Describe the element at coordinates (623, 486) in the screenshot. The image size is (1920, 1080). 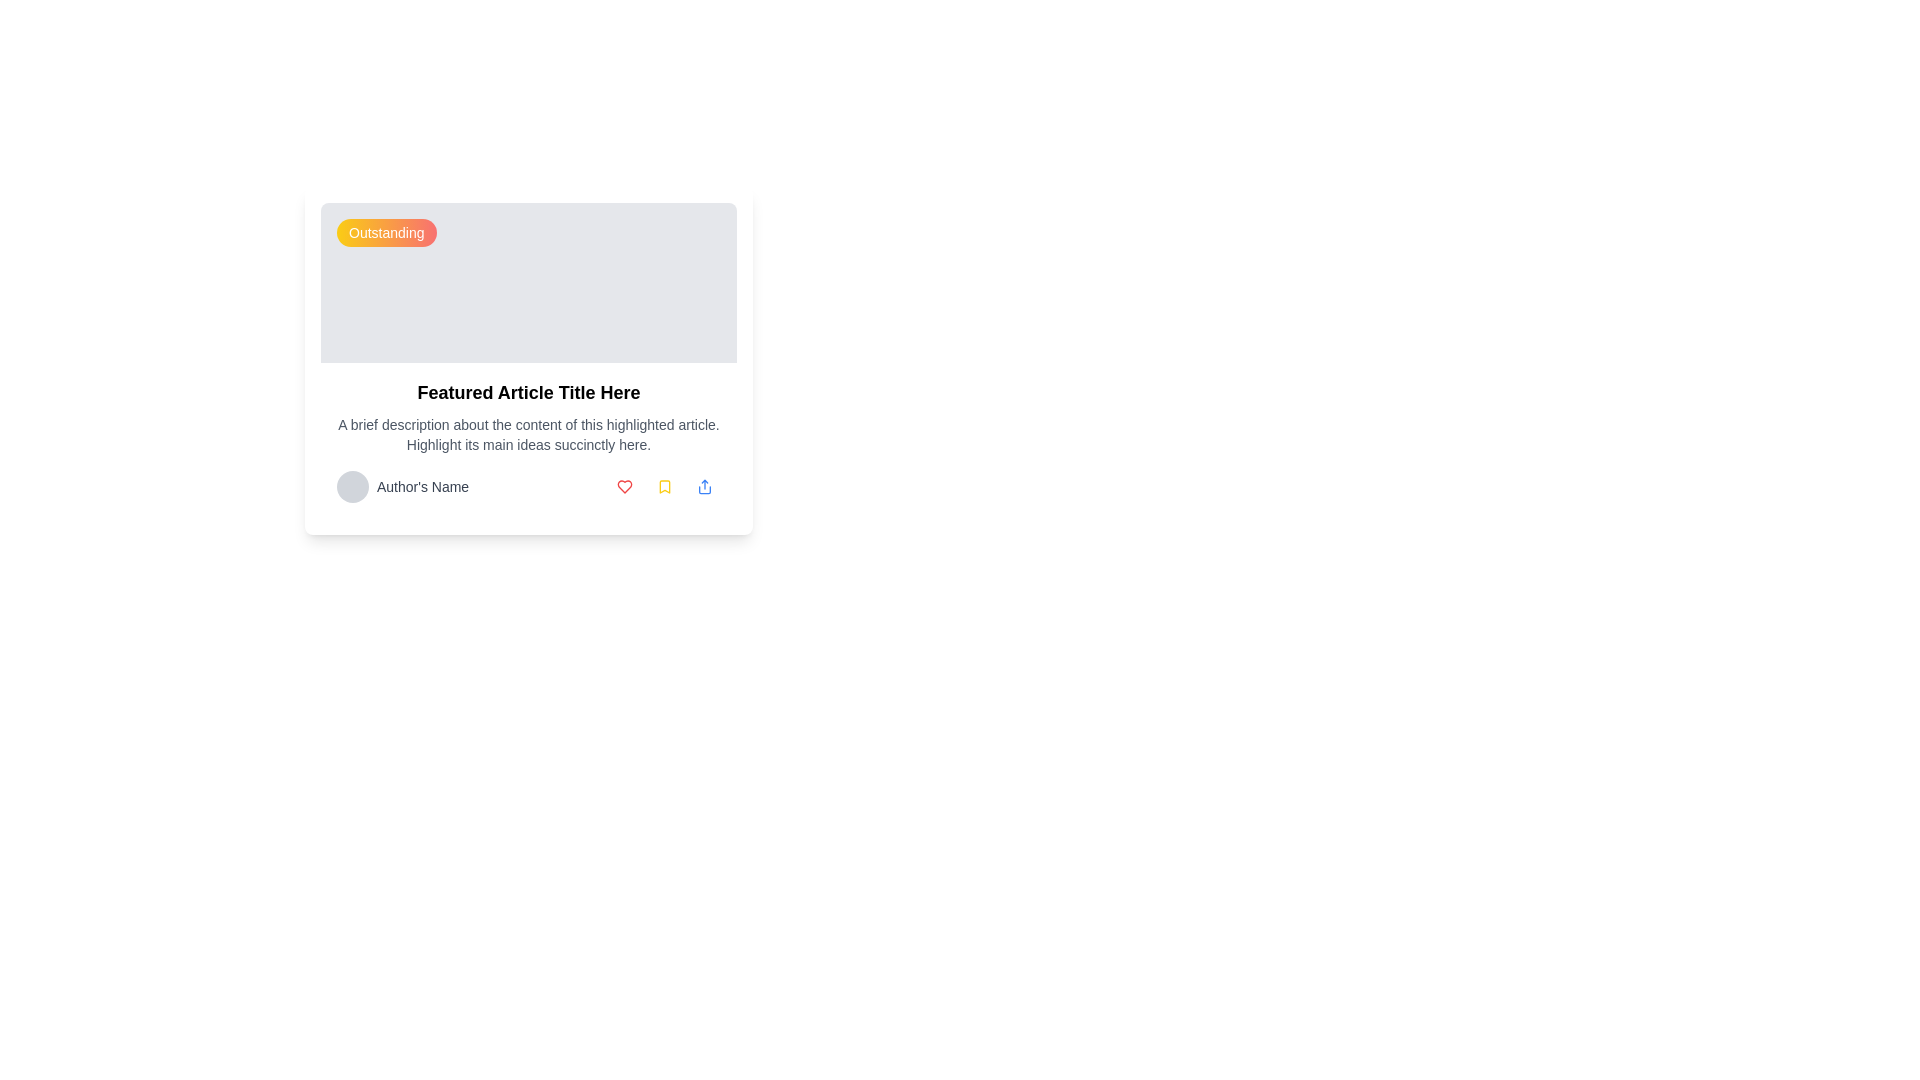
I see `the heart-shaped icon in the bottom toolbar of the card component` at that location.